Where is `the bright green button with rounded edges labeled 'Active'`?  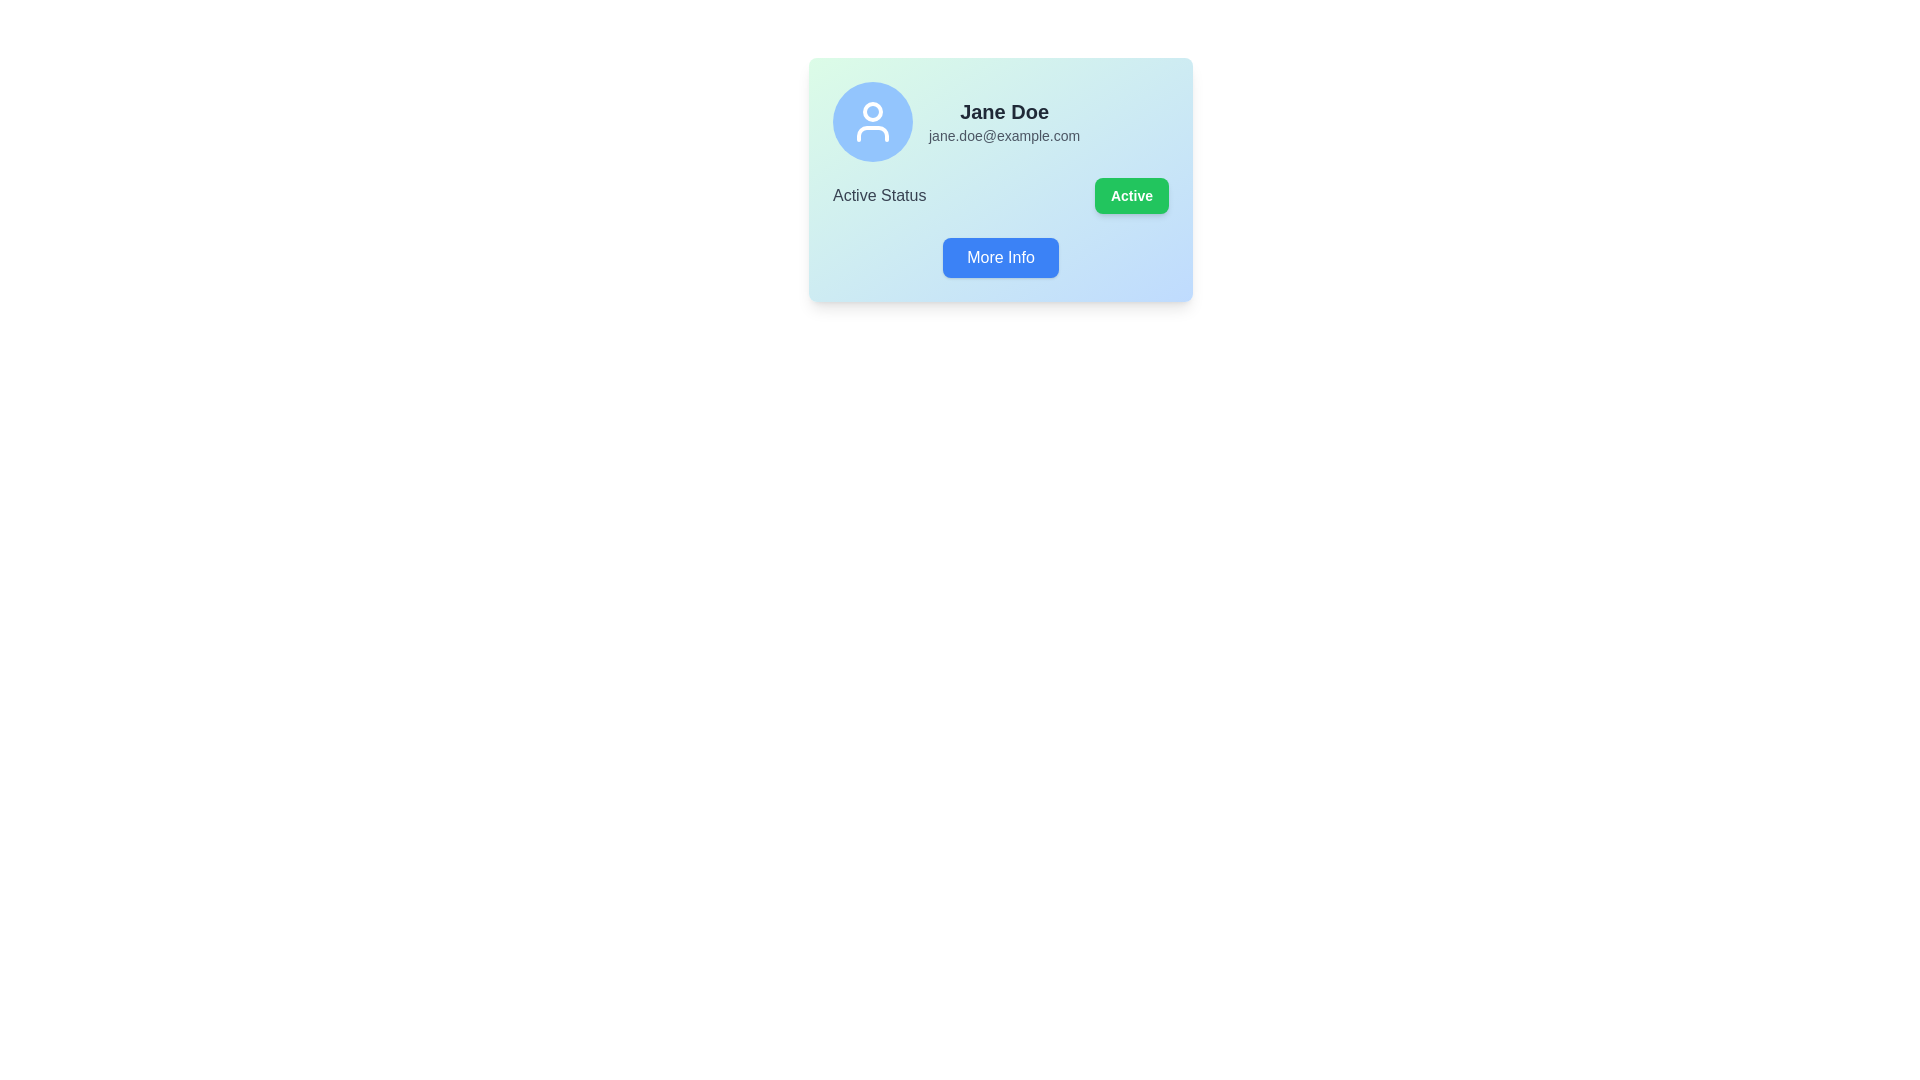
the bright green button with rounded edges labeled 'Active' is located at coordinates (1132, 196).